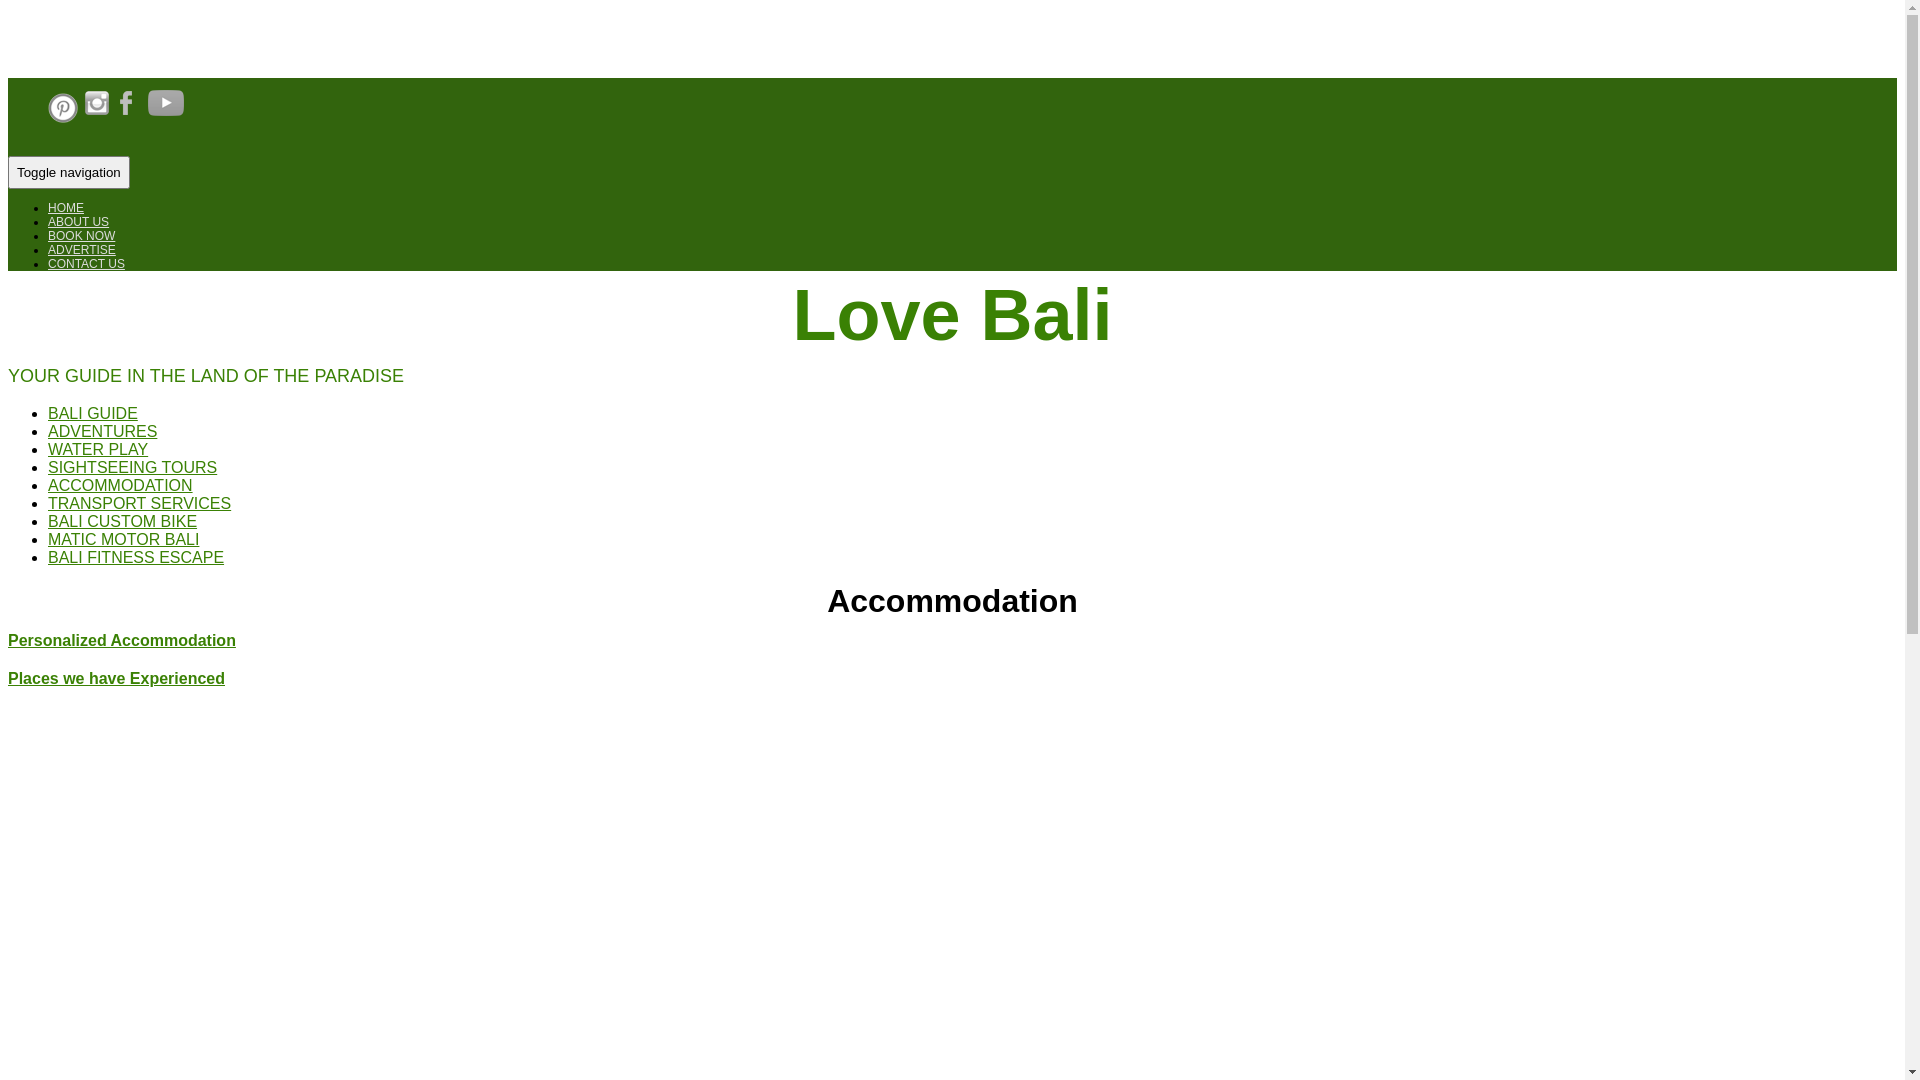 The height and width of the screenshot is (1080, 1920). I want to click on 'BALI CUSTOM BIKE', so click(121, 520).